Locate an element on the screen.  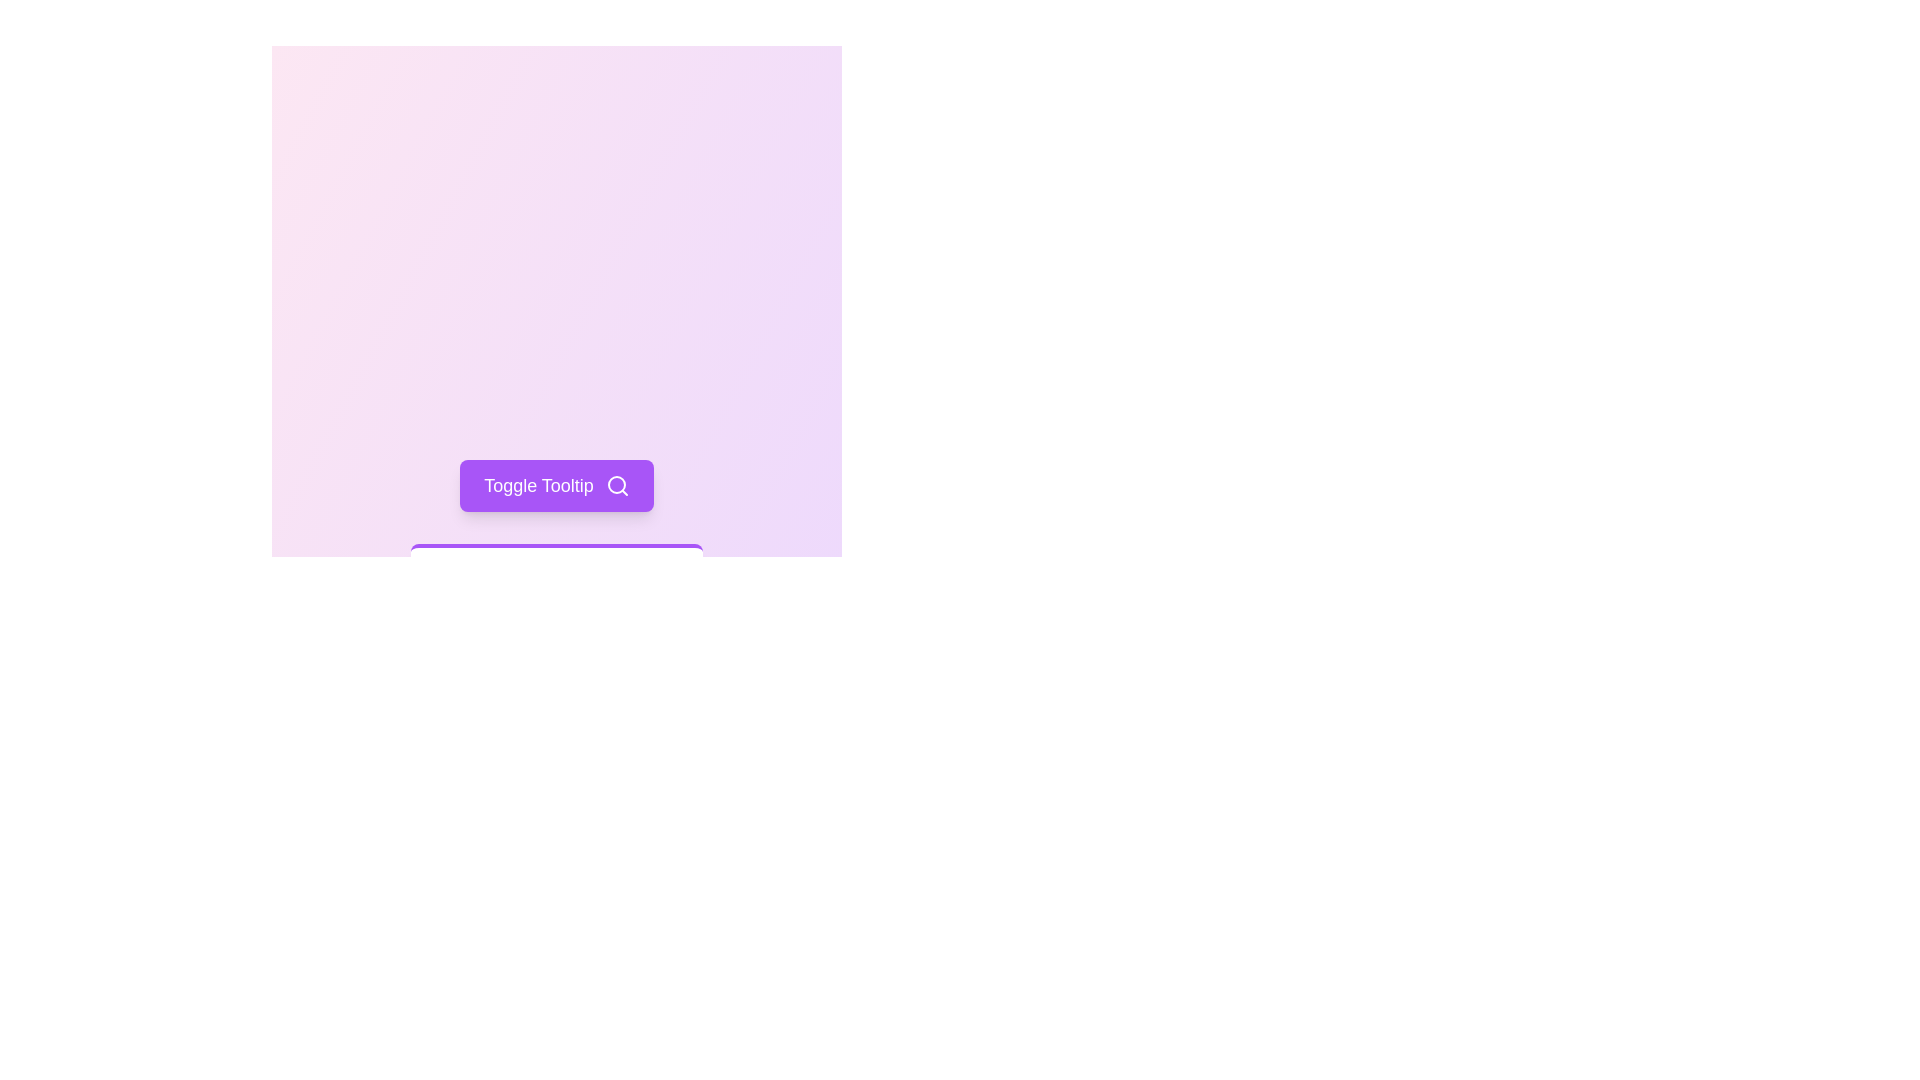
the white magnifying glass icon located within the purple 'Toggle Tooltip' button, which is positioned to the right of the text is located at coordinates (616, 486).